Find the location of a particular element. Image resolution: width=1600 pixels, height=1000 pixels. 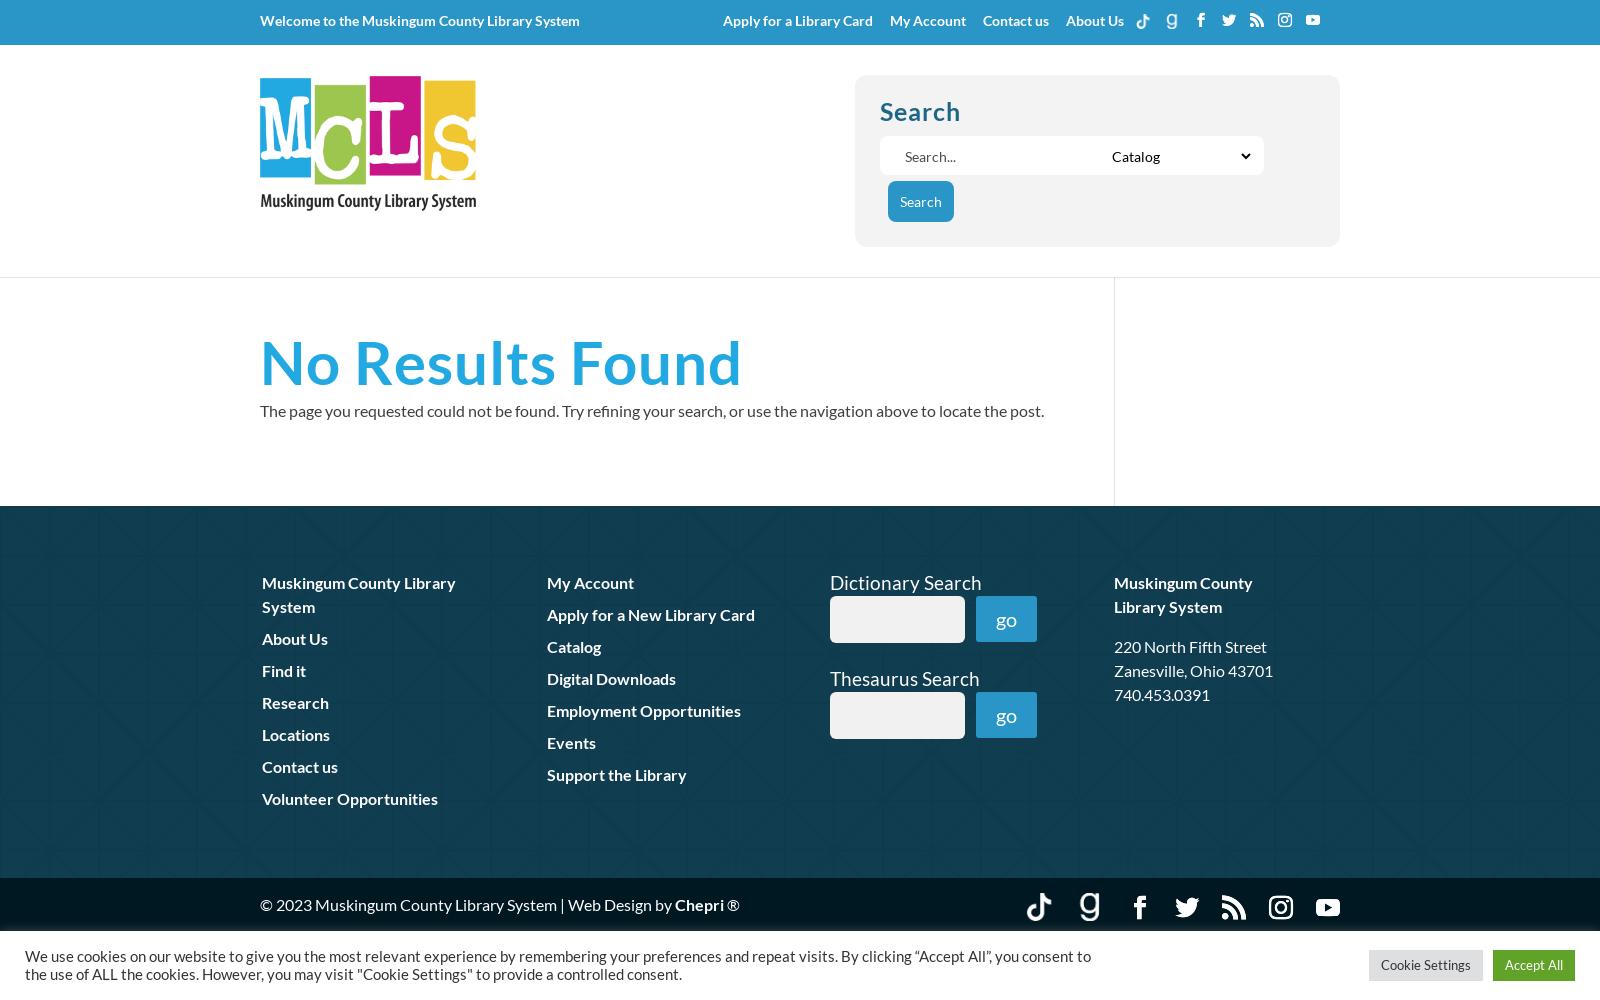

'Apply for a Library Card' is located at coordinates (798, 20).